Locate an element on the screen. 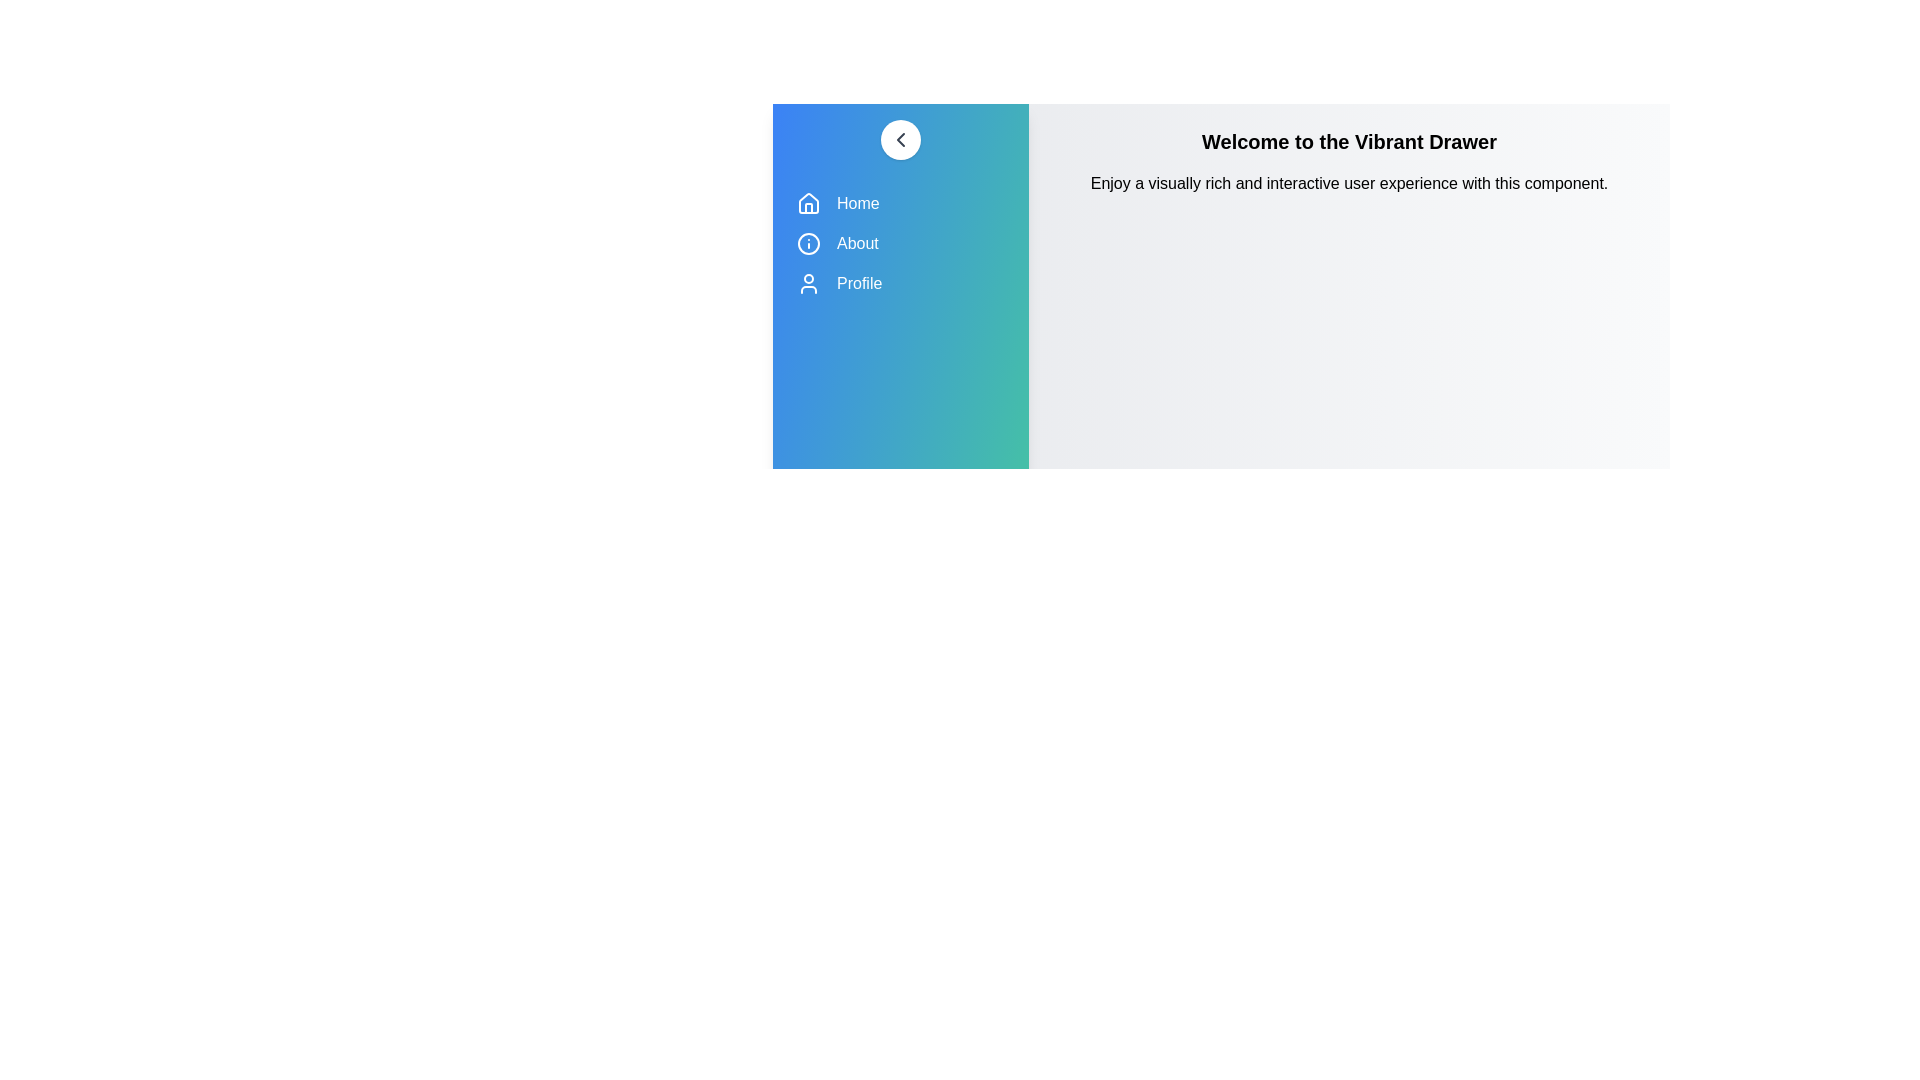  the 'Profile' menu item in the drawer is located at coordinates (900, 284).